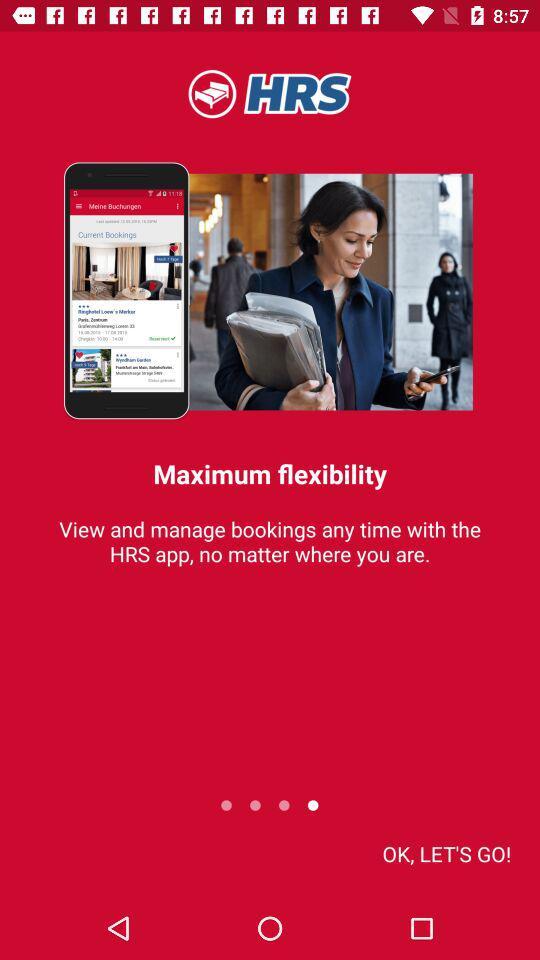 The image size is (540, 960). What do you see at coordinates (446, 852) in the screenshot?
I see `ok let s` at bounding box center [446, 852].